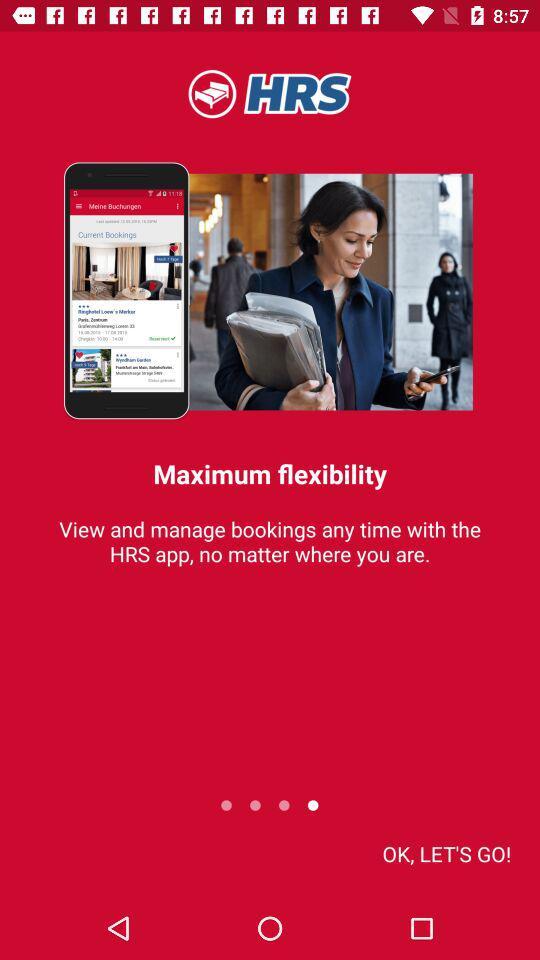 The image size is (540, 960). What do you see at coordinates (446, 852) in the screenshot?
I see `ok let s` at bounding box center [446, 852].